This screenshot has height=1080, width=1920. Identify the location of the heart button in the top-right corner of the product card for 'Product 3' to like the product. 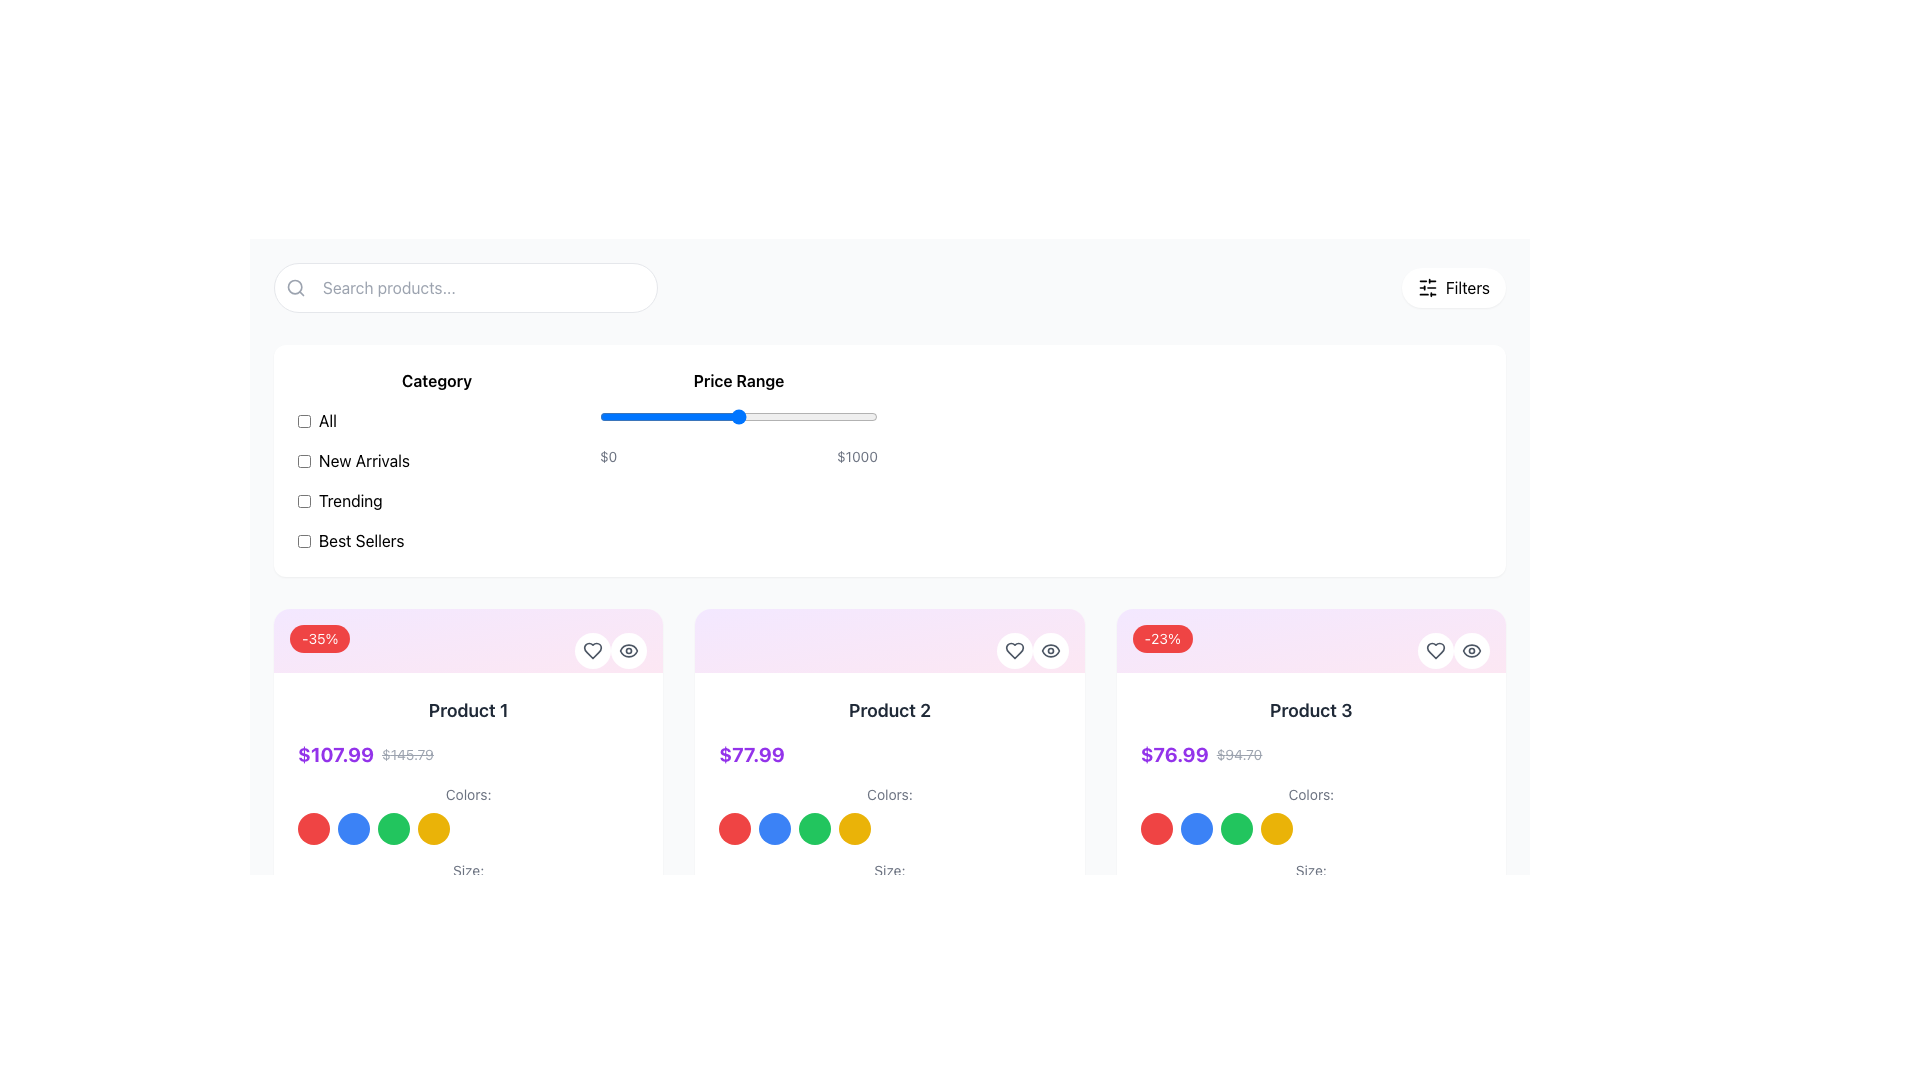
(1454, 647).